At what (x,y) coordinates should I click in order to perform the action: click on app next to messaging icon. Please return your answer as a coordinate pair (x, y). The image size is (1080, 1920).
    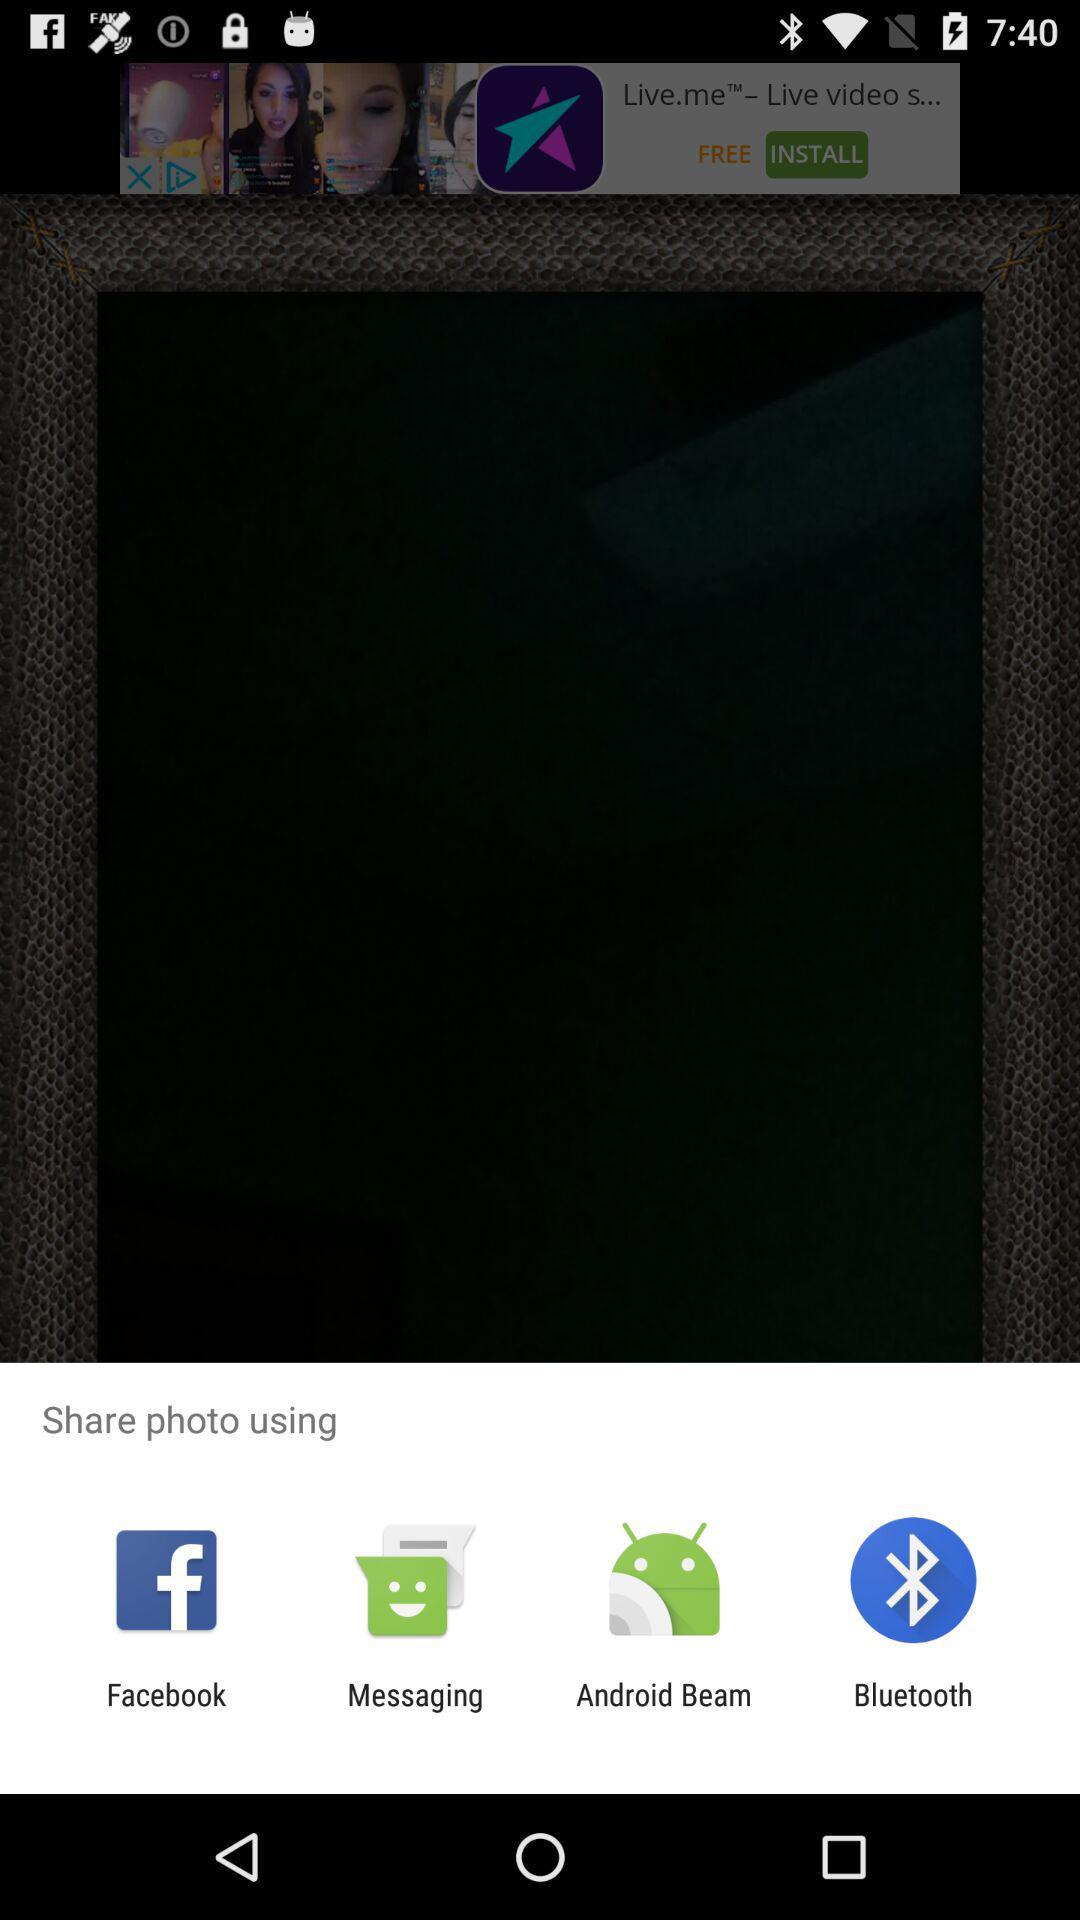
    Looking at the image, I should click on (664, 1711).